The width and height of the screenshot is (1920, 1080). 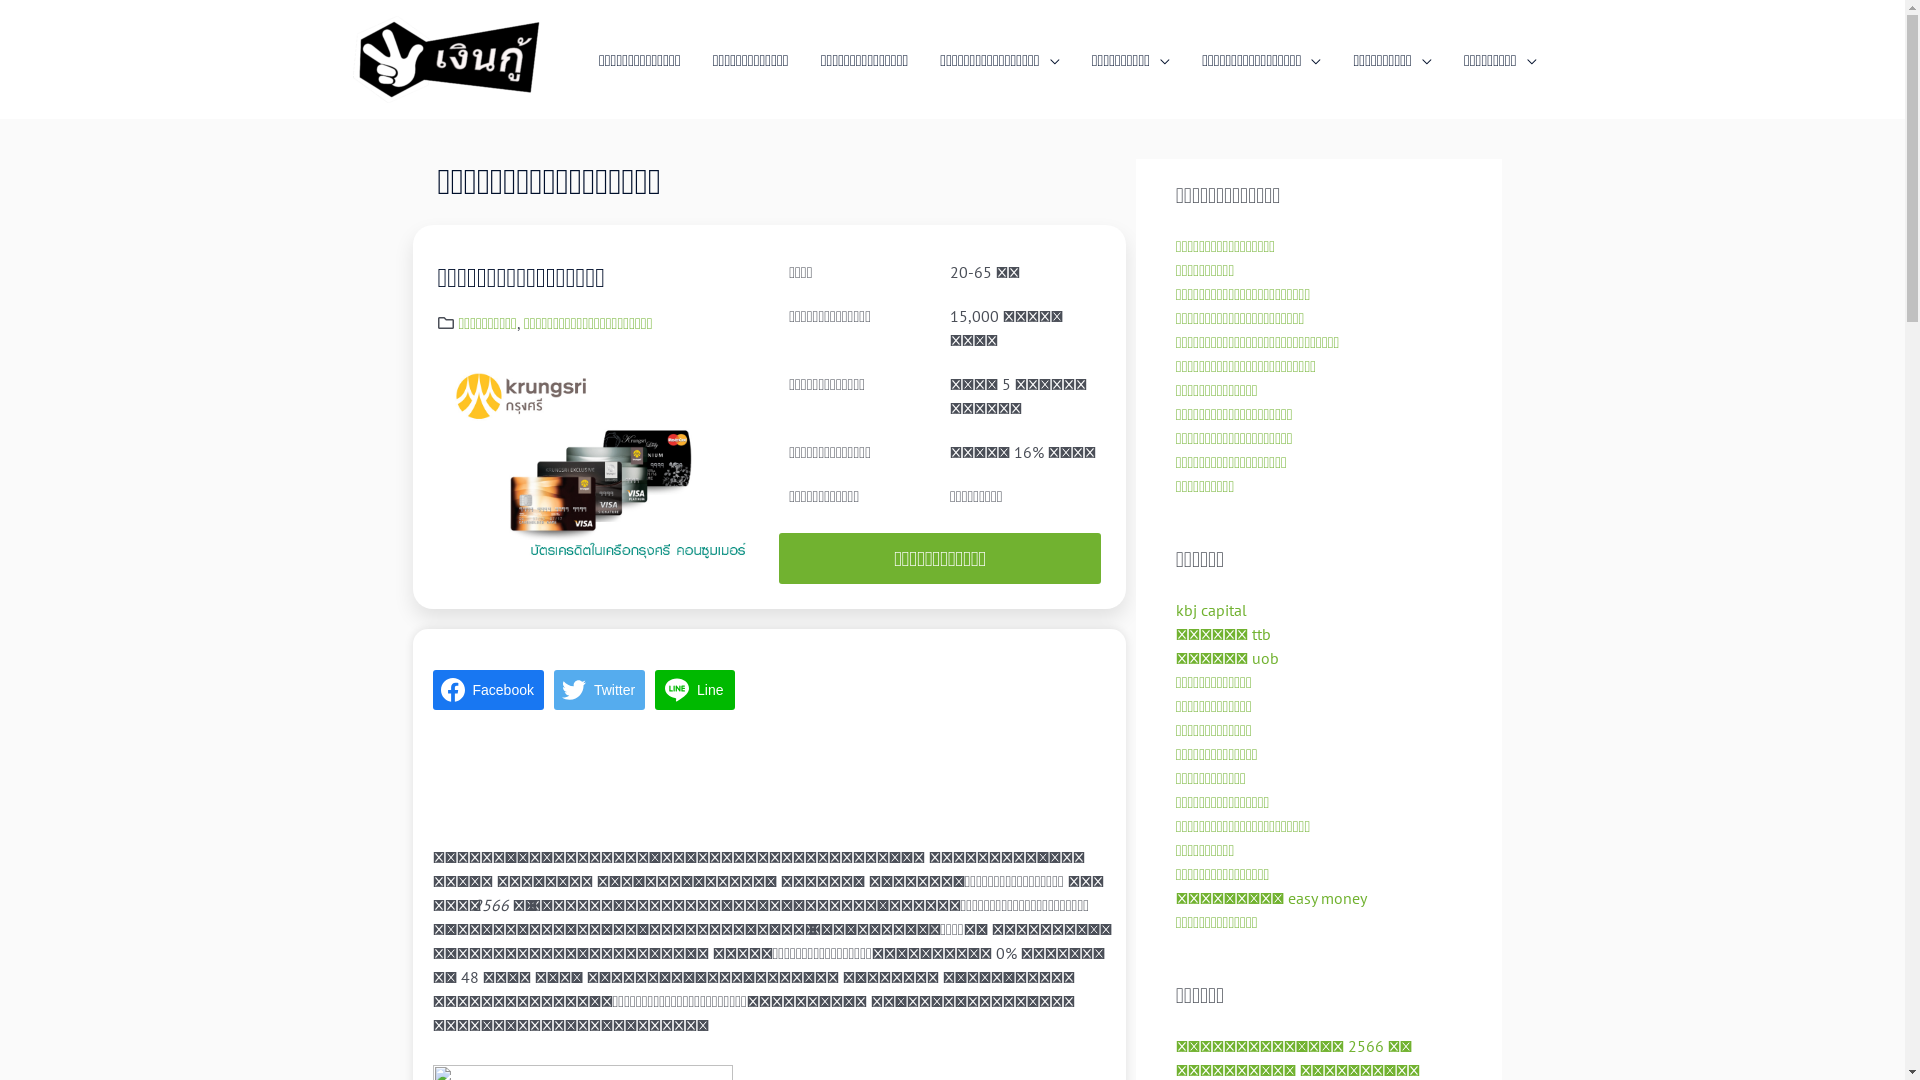 I want to click on 'Facebook', so click(x=487, y=689).